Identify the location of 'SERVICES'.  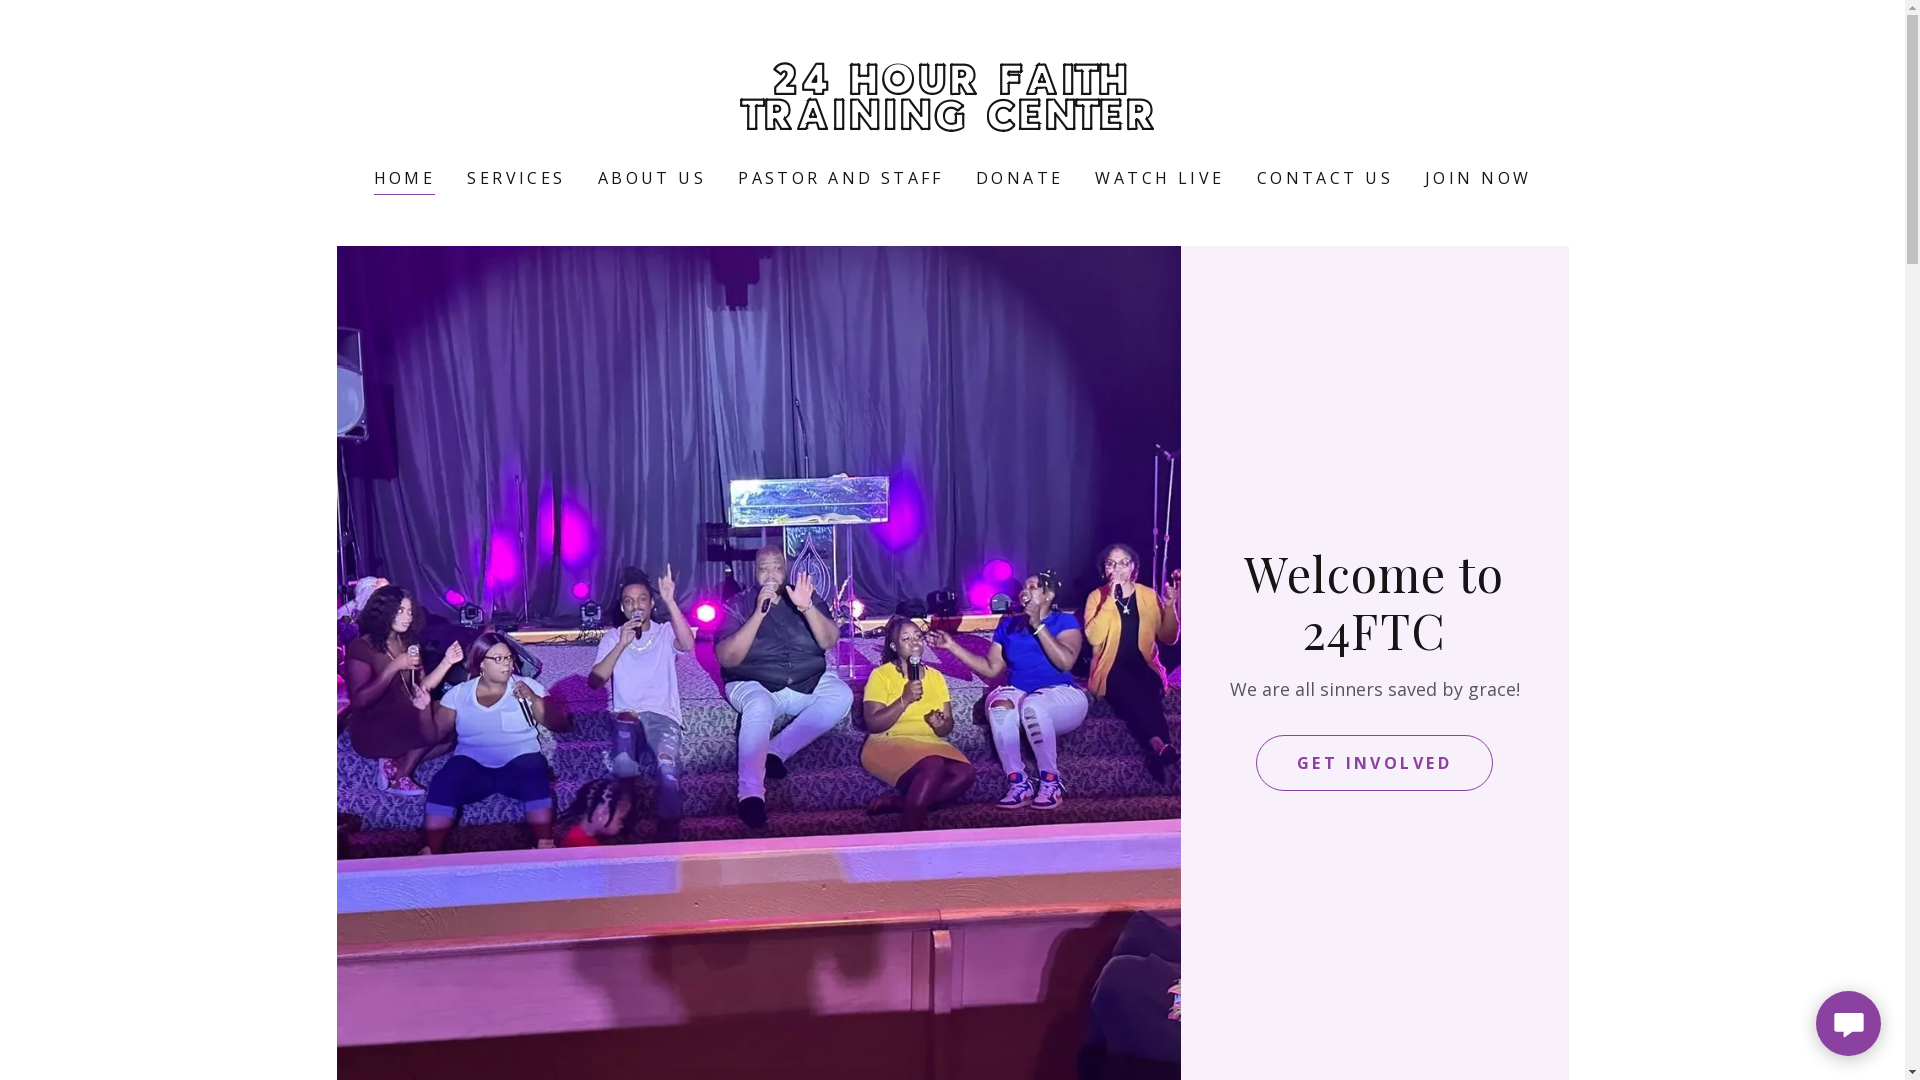
(516, 176).